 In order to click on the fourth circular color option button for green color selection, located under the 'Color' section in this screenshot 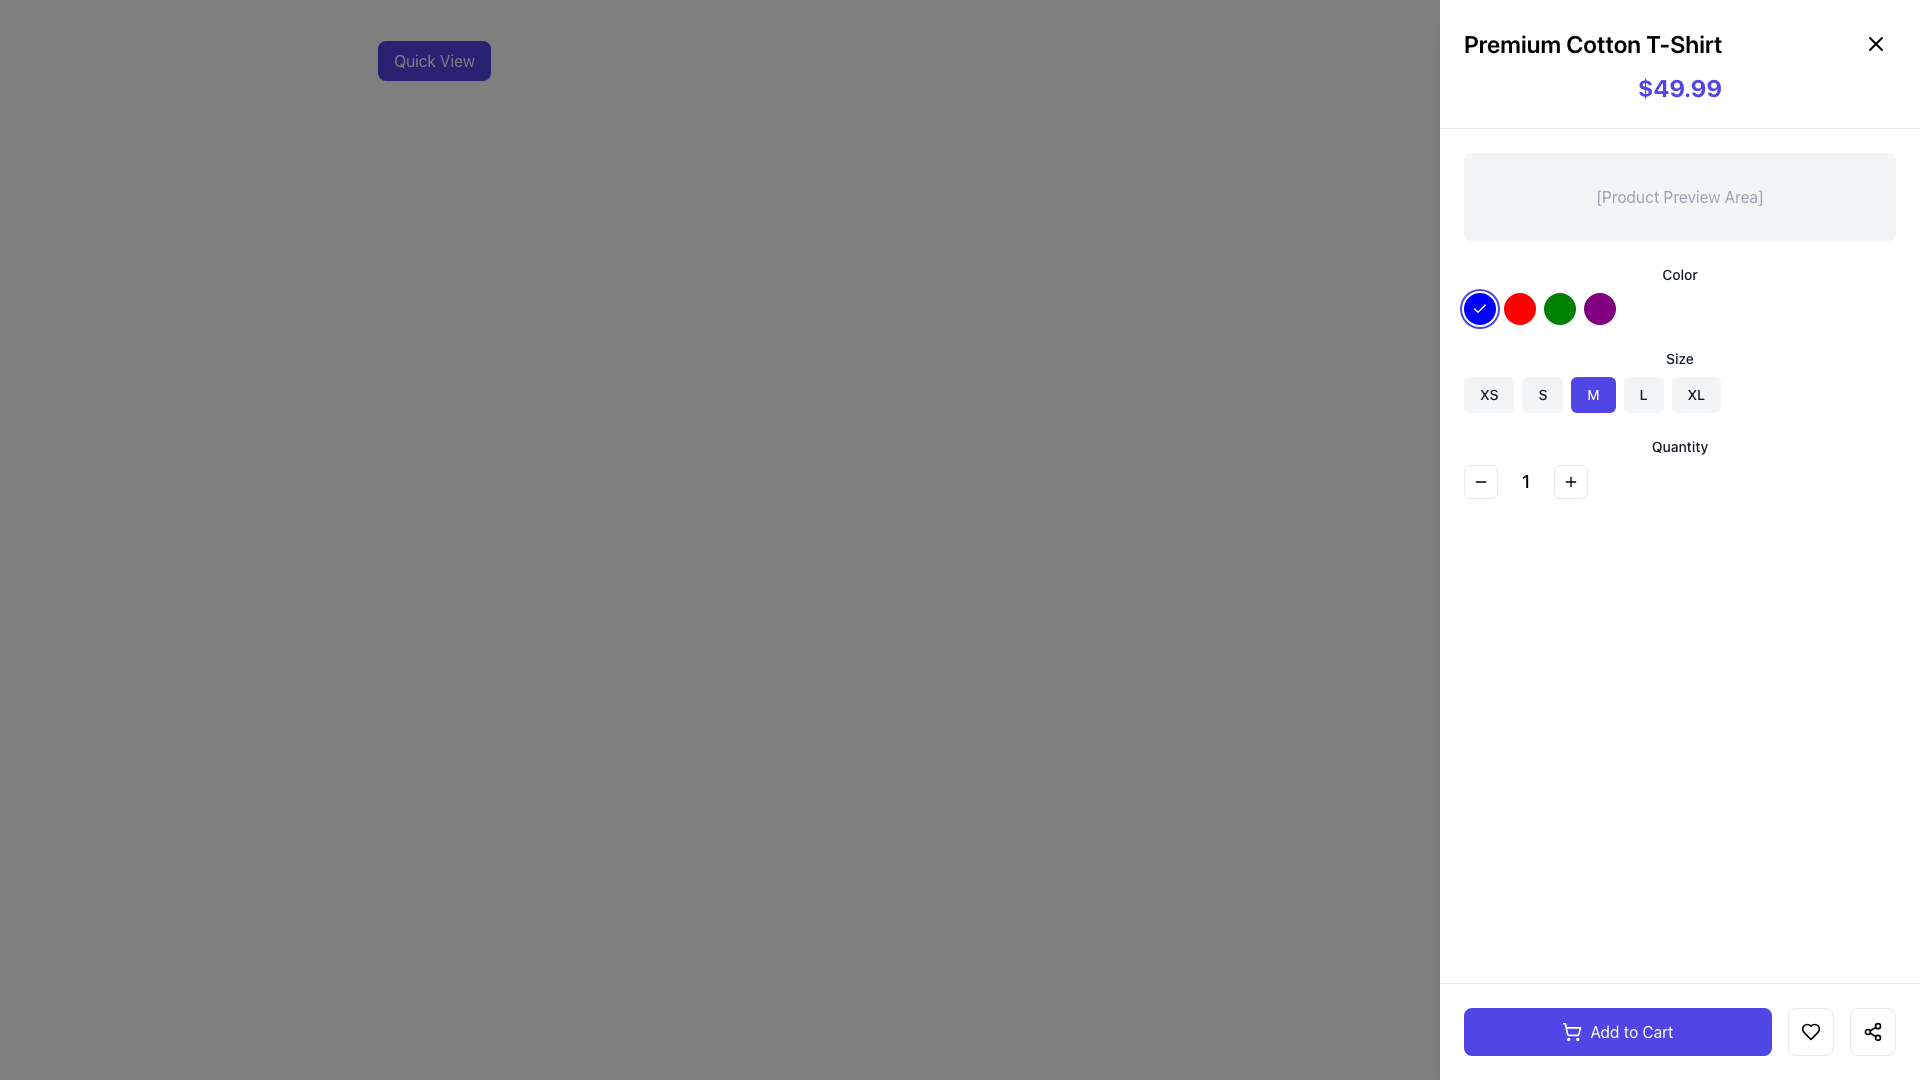, I will do `click(1559, 308)`.